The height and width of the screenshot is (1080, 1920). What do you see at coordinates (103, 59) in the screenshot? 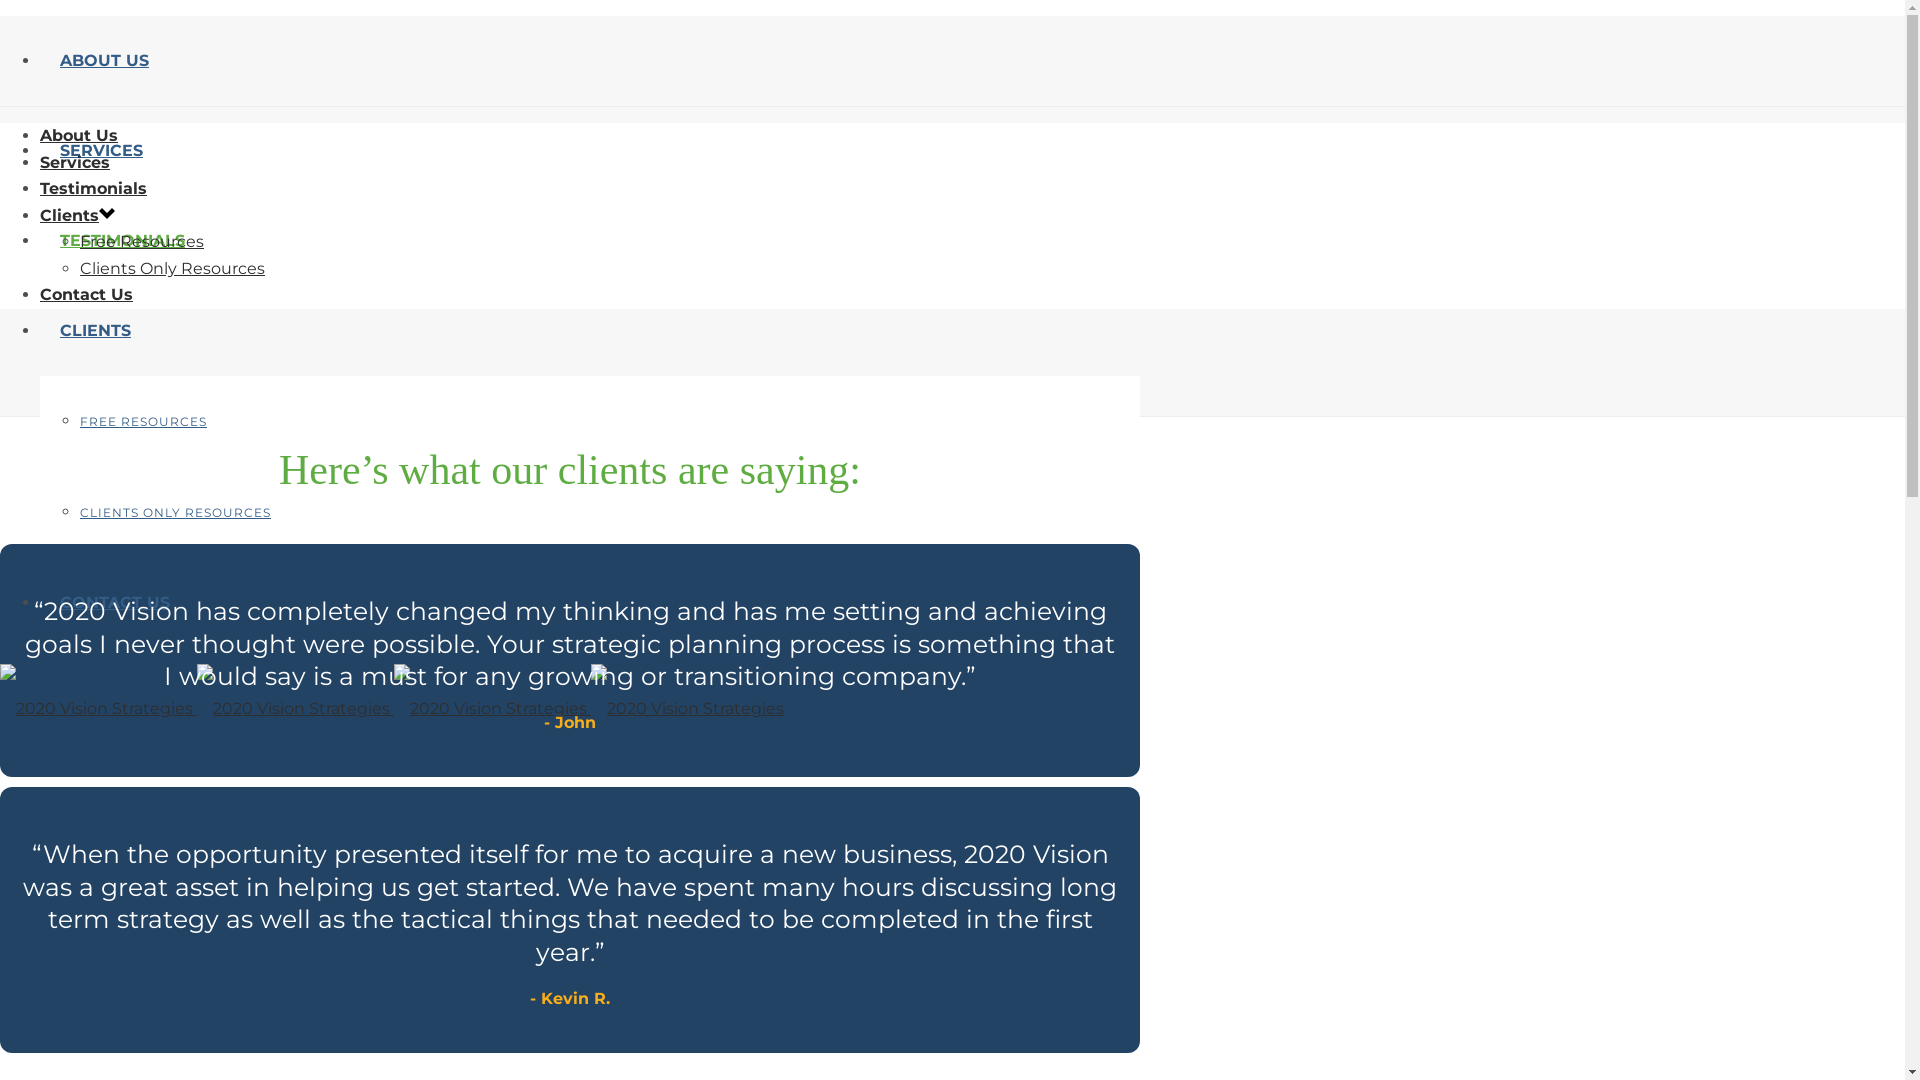
I see `'ABOUT US'` at bounding box center [103, 59].